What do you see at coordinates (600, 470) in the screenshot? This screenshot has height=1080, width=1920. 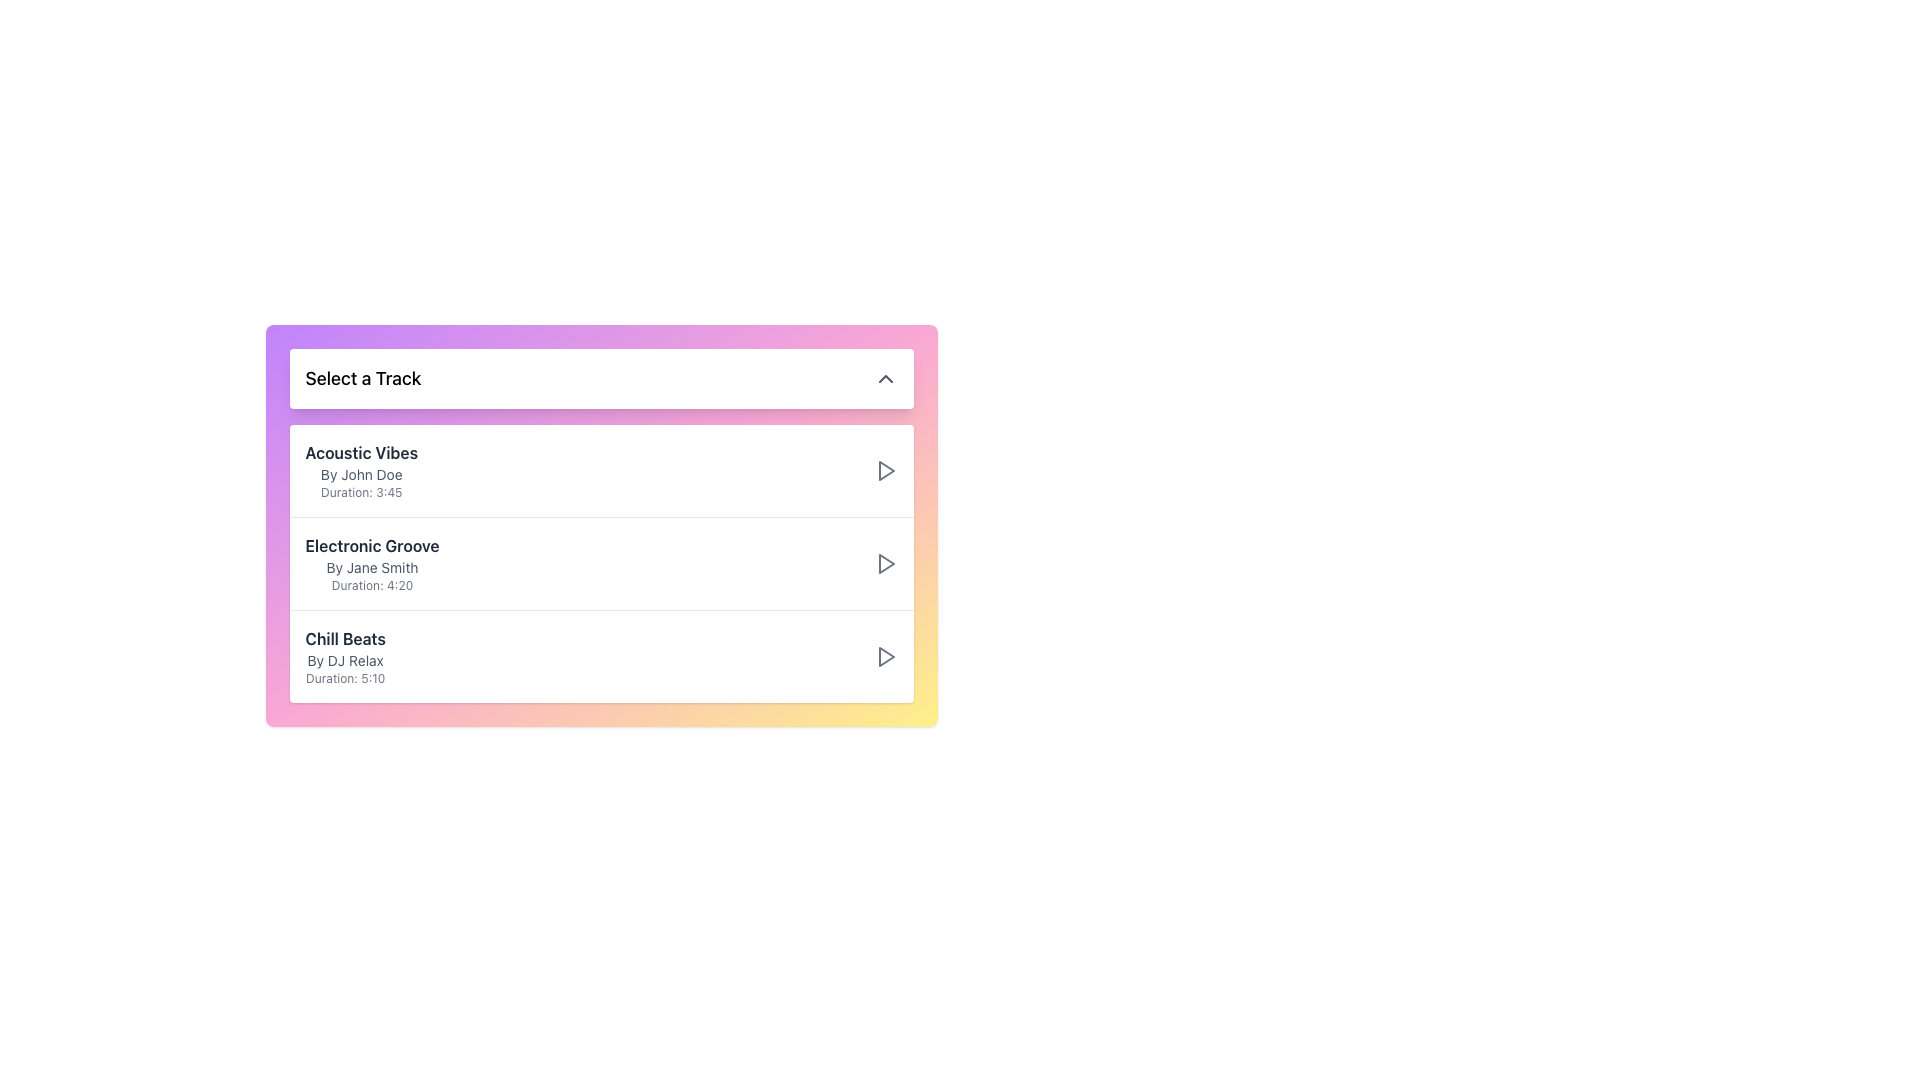 I see `the first selectable list item labeled 'Acoustic Vibes'` at bounding box center [600, 470].